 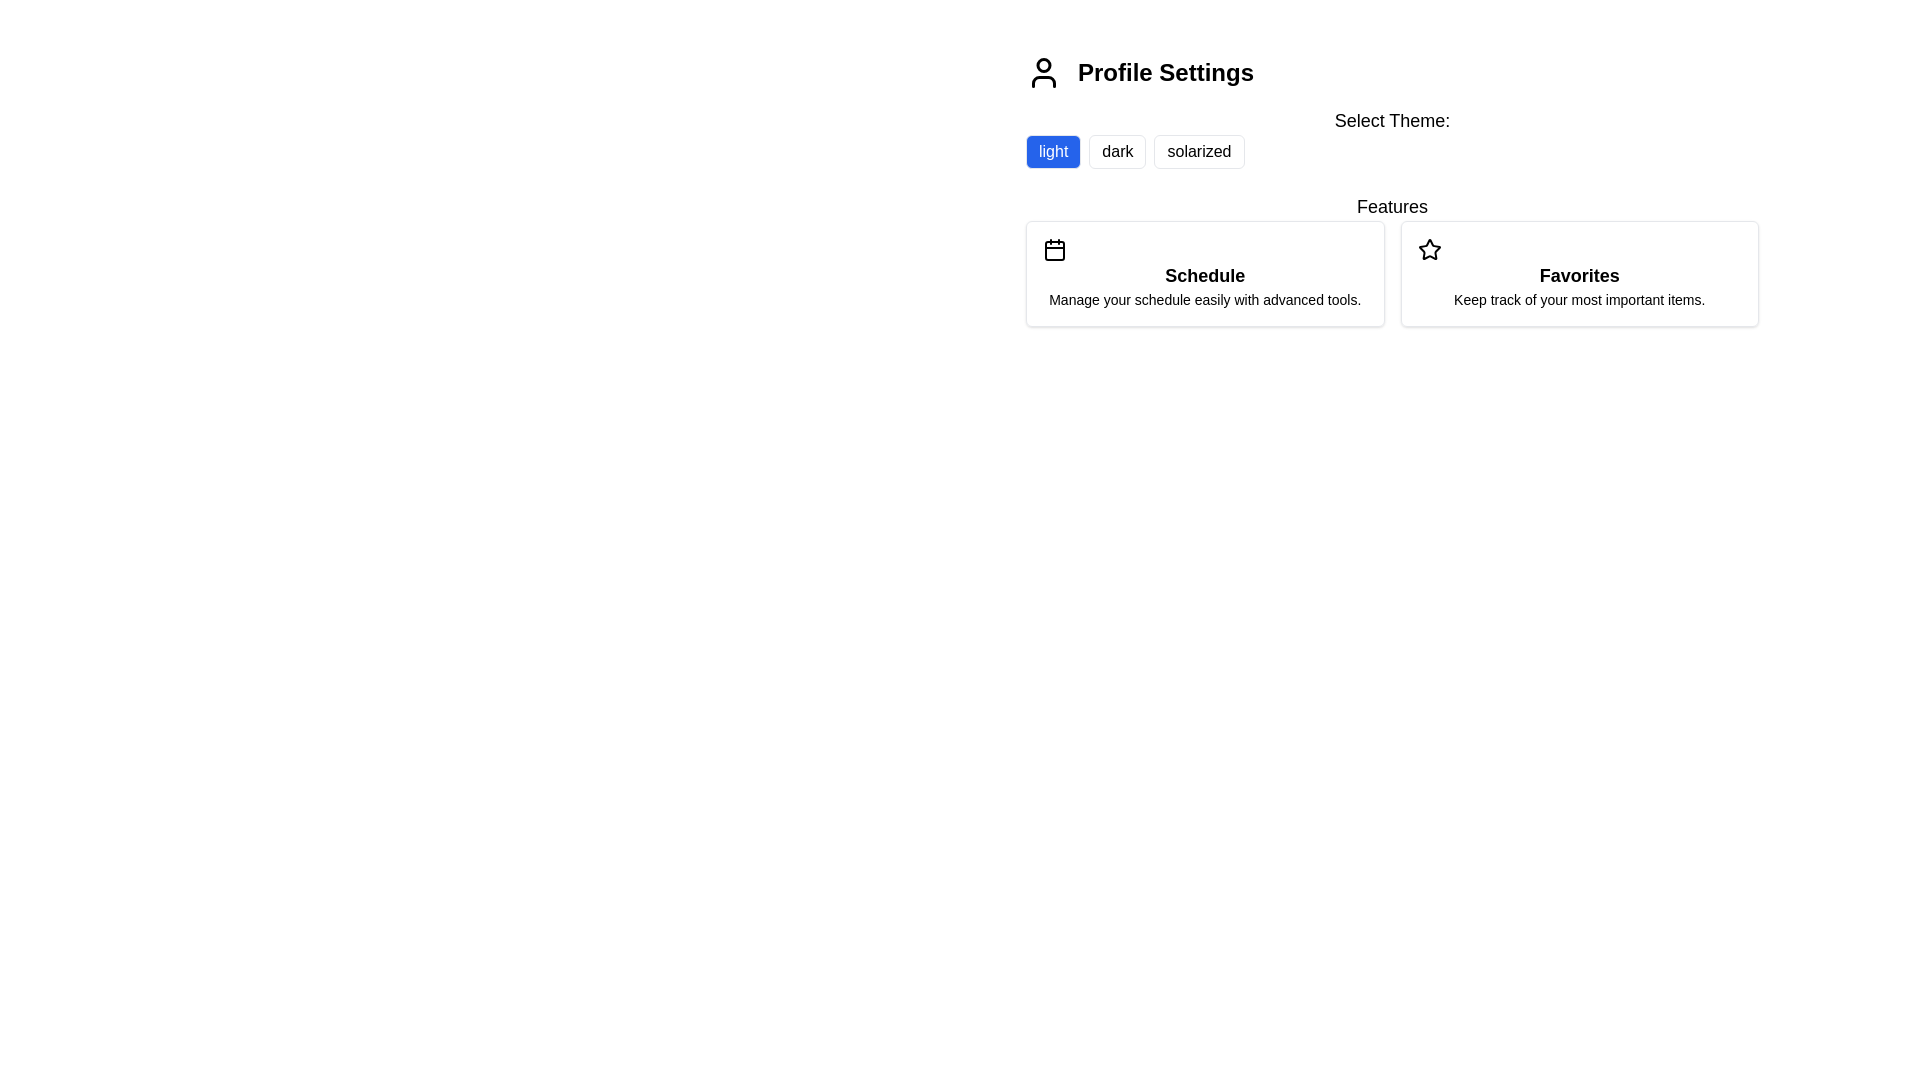 What do you see at coordinates (1166, 72) in the screenshot?
I see `the 'Profile Settings' text label located towards the top-left of the interface, which is aligned to the right of the user icon` at bounding box center [1166, 72].